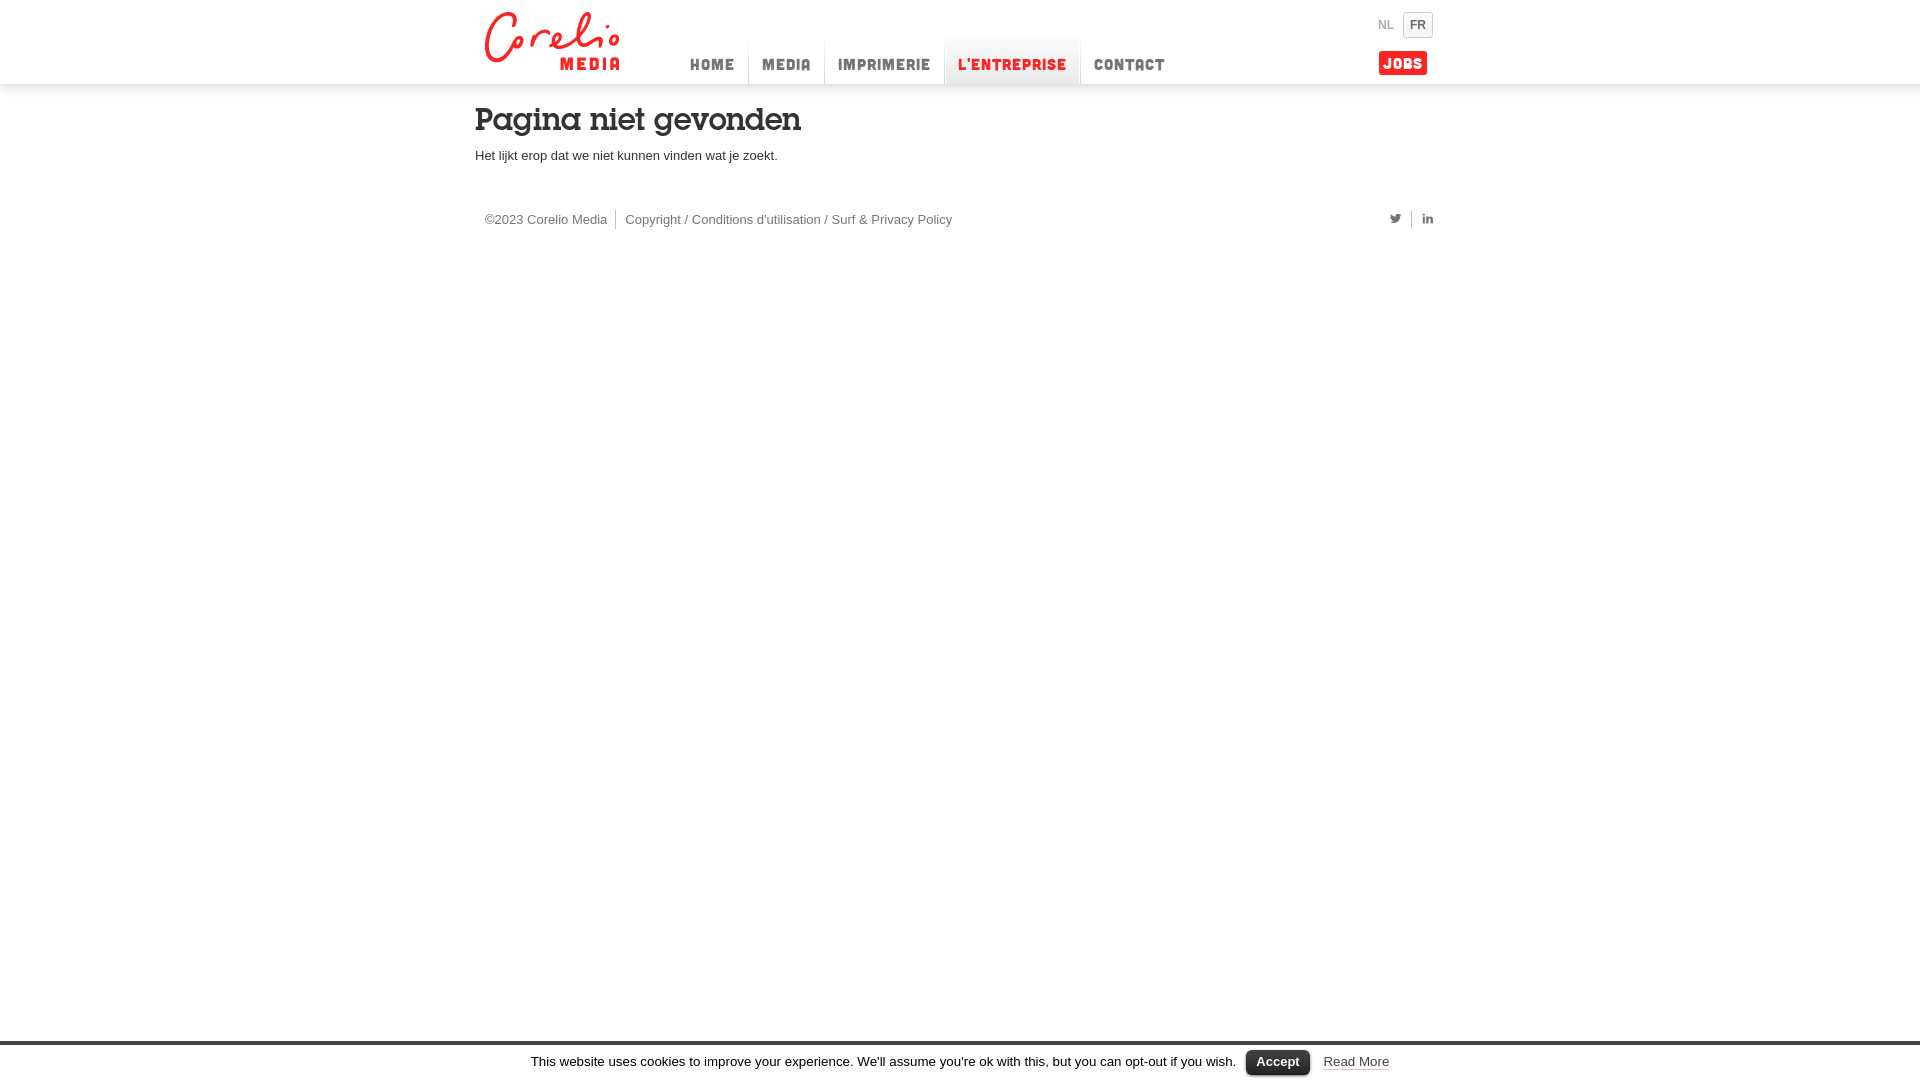 The image size is (1920, 1080). I want to click on 'NL', so click(1370, 24).